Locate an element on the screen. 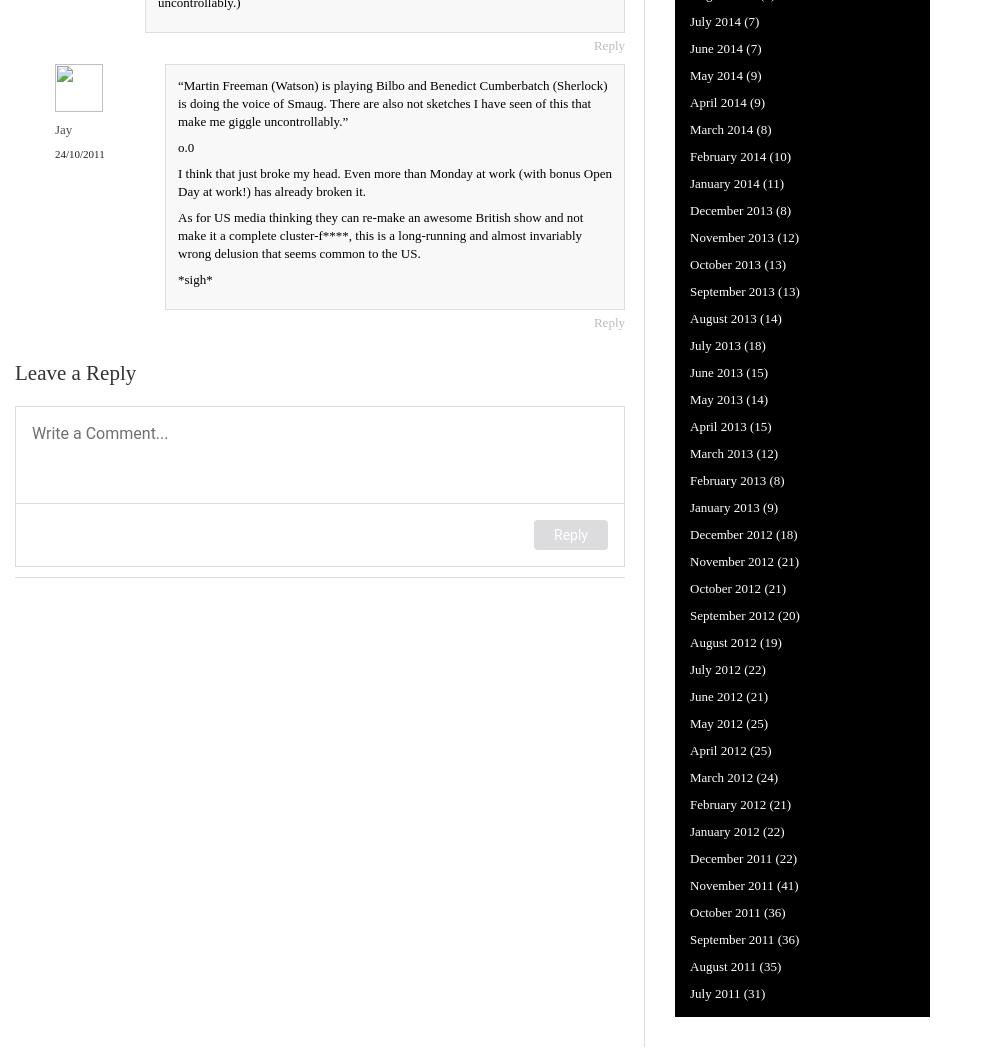  'August 2011' is located at coordinates (721, 965).